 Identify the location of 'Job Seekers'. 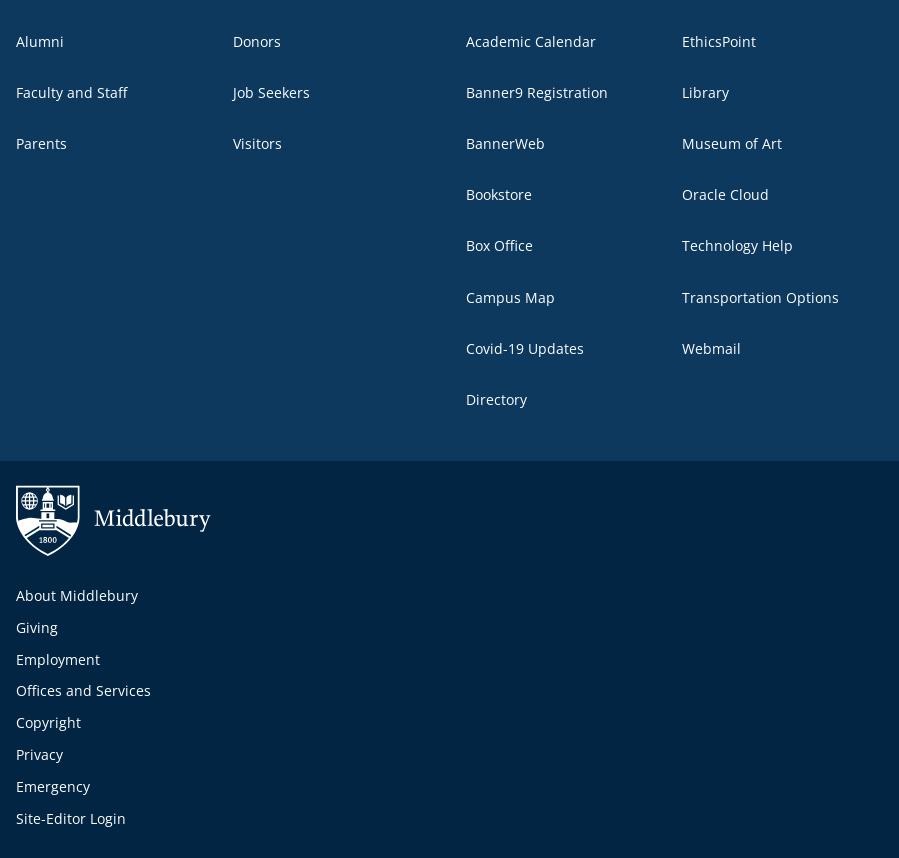
(270, 91).